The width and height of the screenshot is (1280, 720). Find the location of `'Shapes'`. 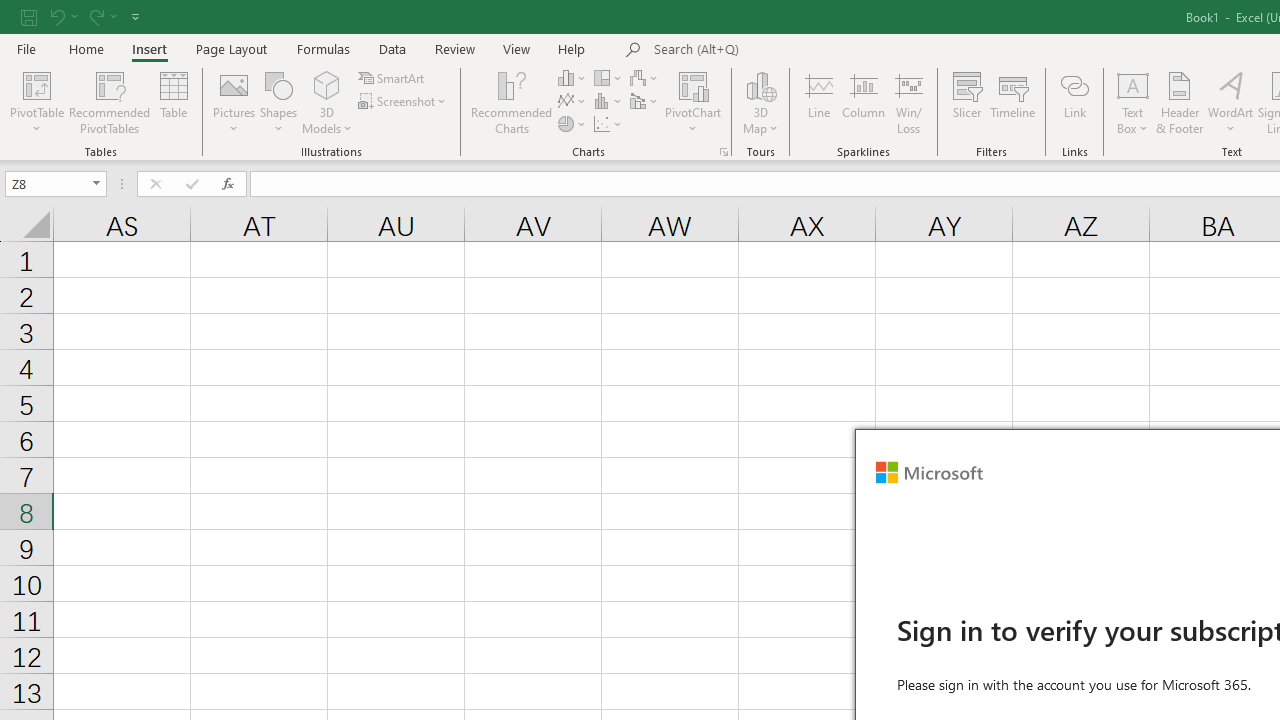

'Shapes' is located at coordinates (278, 103).